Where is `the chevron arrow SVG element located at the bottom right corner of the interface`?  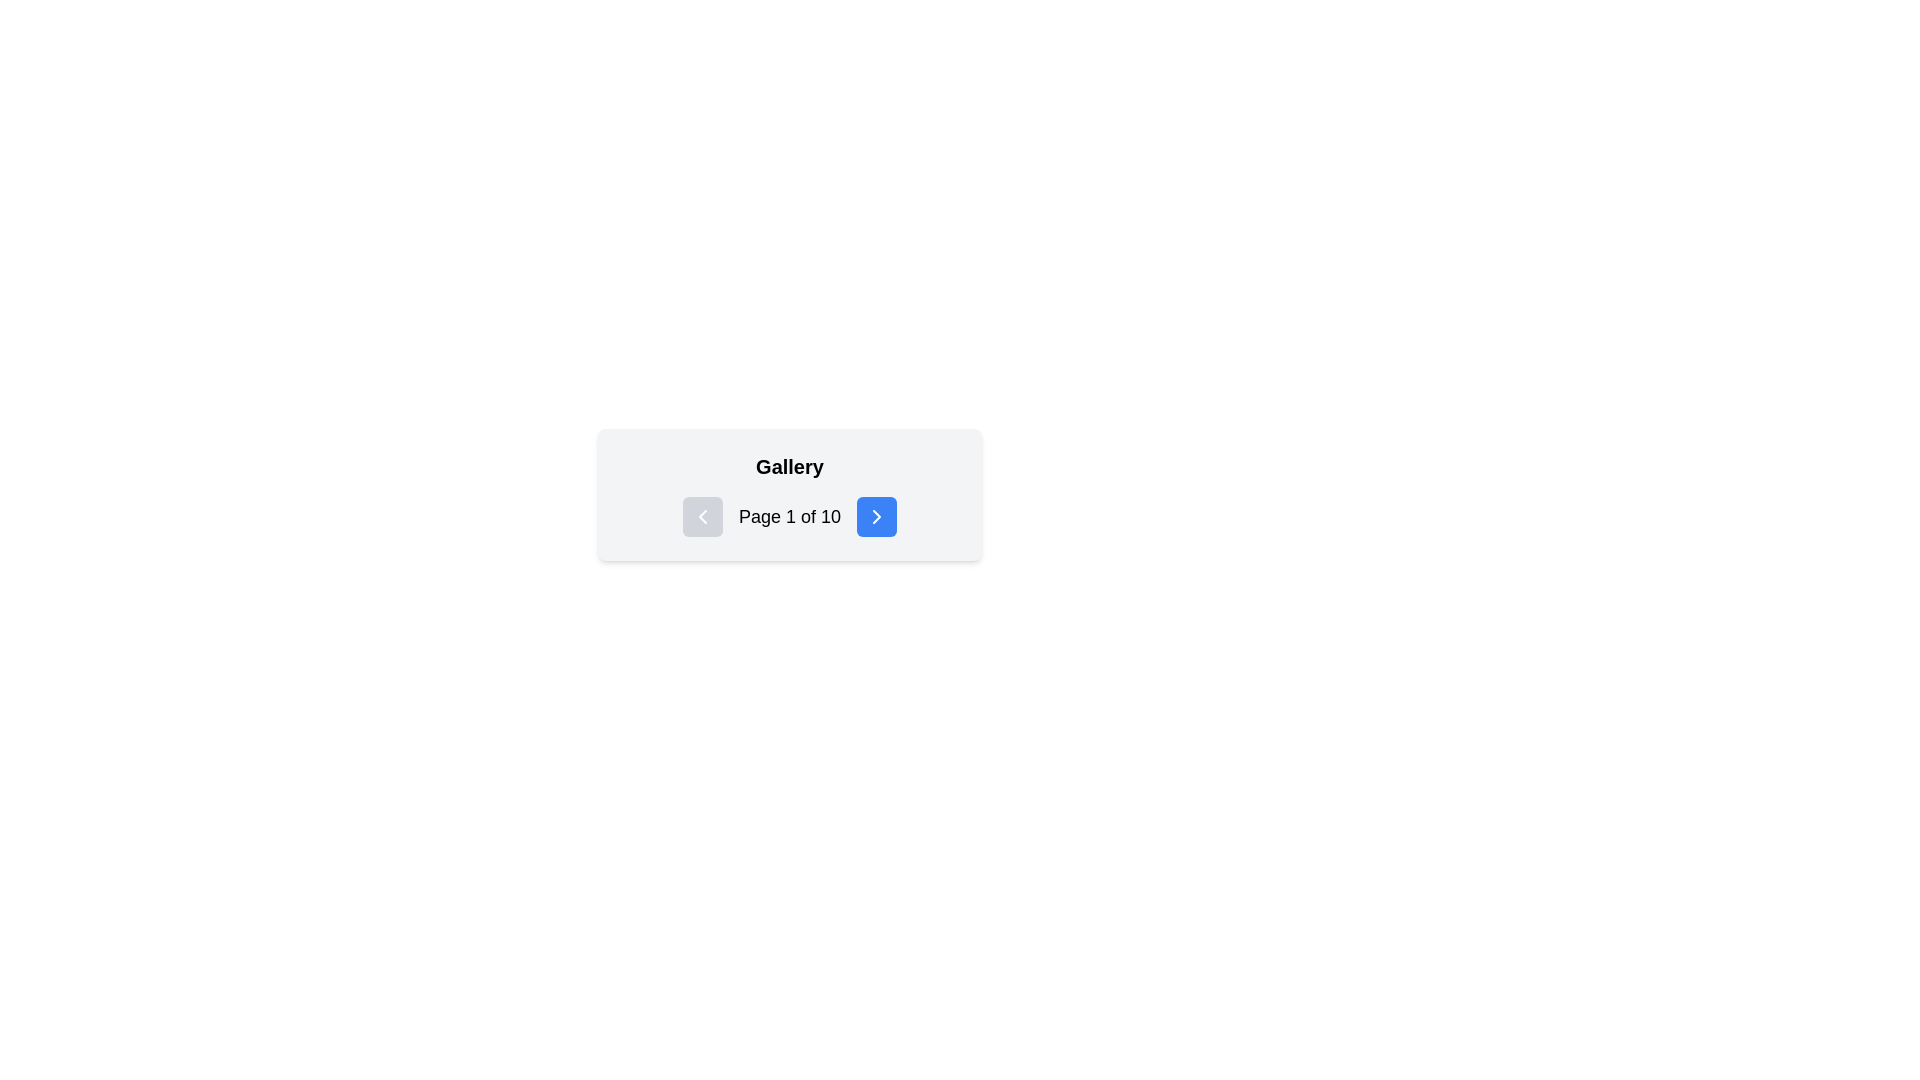
the chevron arrow SVG element located at the bottom right corner of the interface is located at coordinates (877, 515).